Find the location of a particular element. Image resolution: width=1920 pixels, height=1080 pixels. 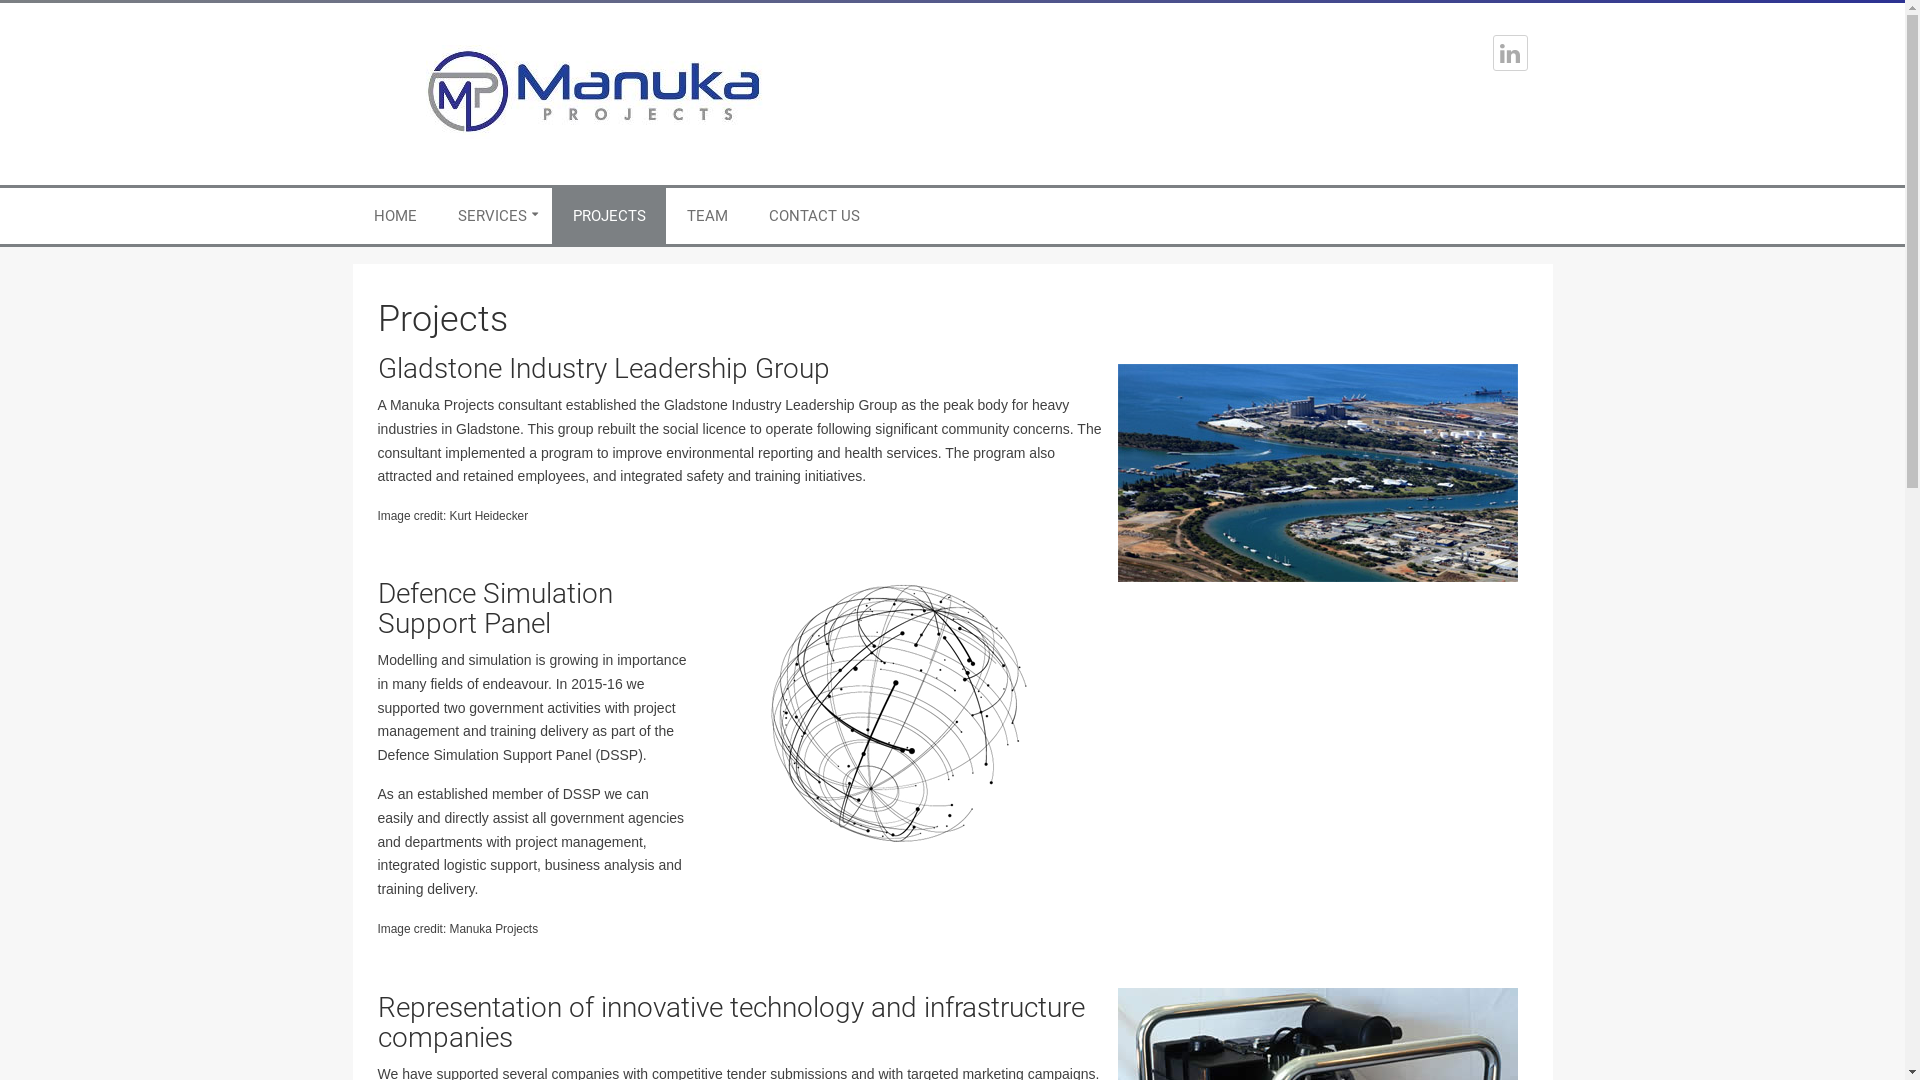

'SERVICES' is located at coordinates (494, 216).